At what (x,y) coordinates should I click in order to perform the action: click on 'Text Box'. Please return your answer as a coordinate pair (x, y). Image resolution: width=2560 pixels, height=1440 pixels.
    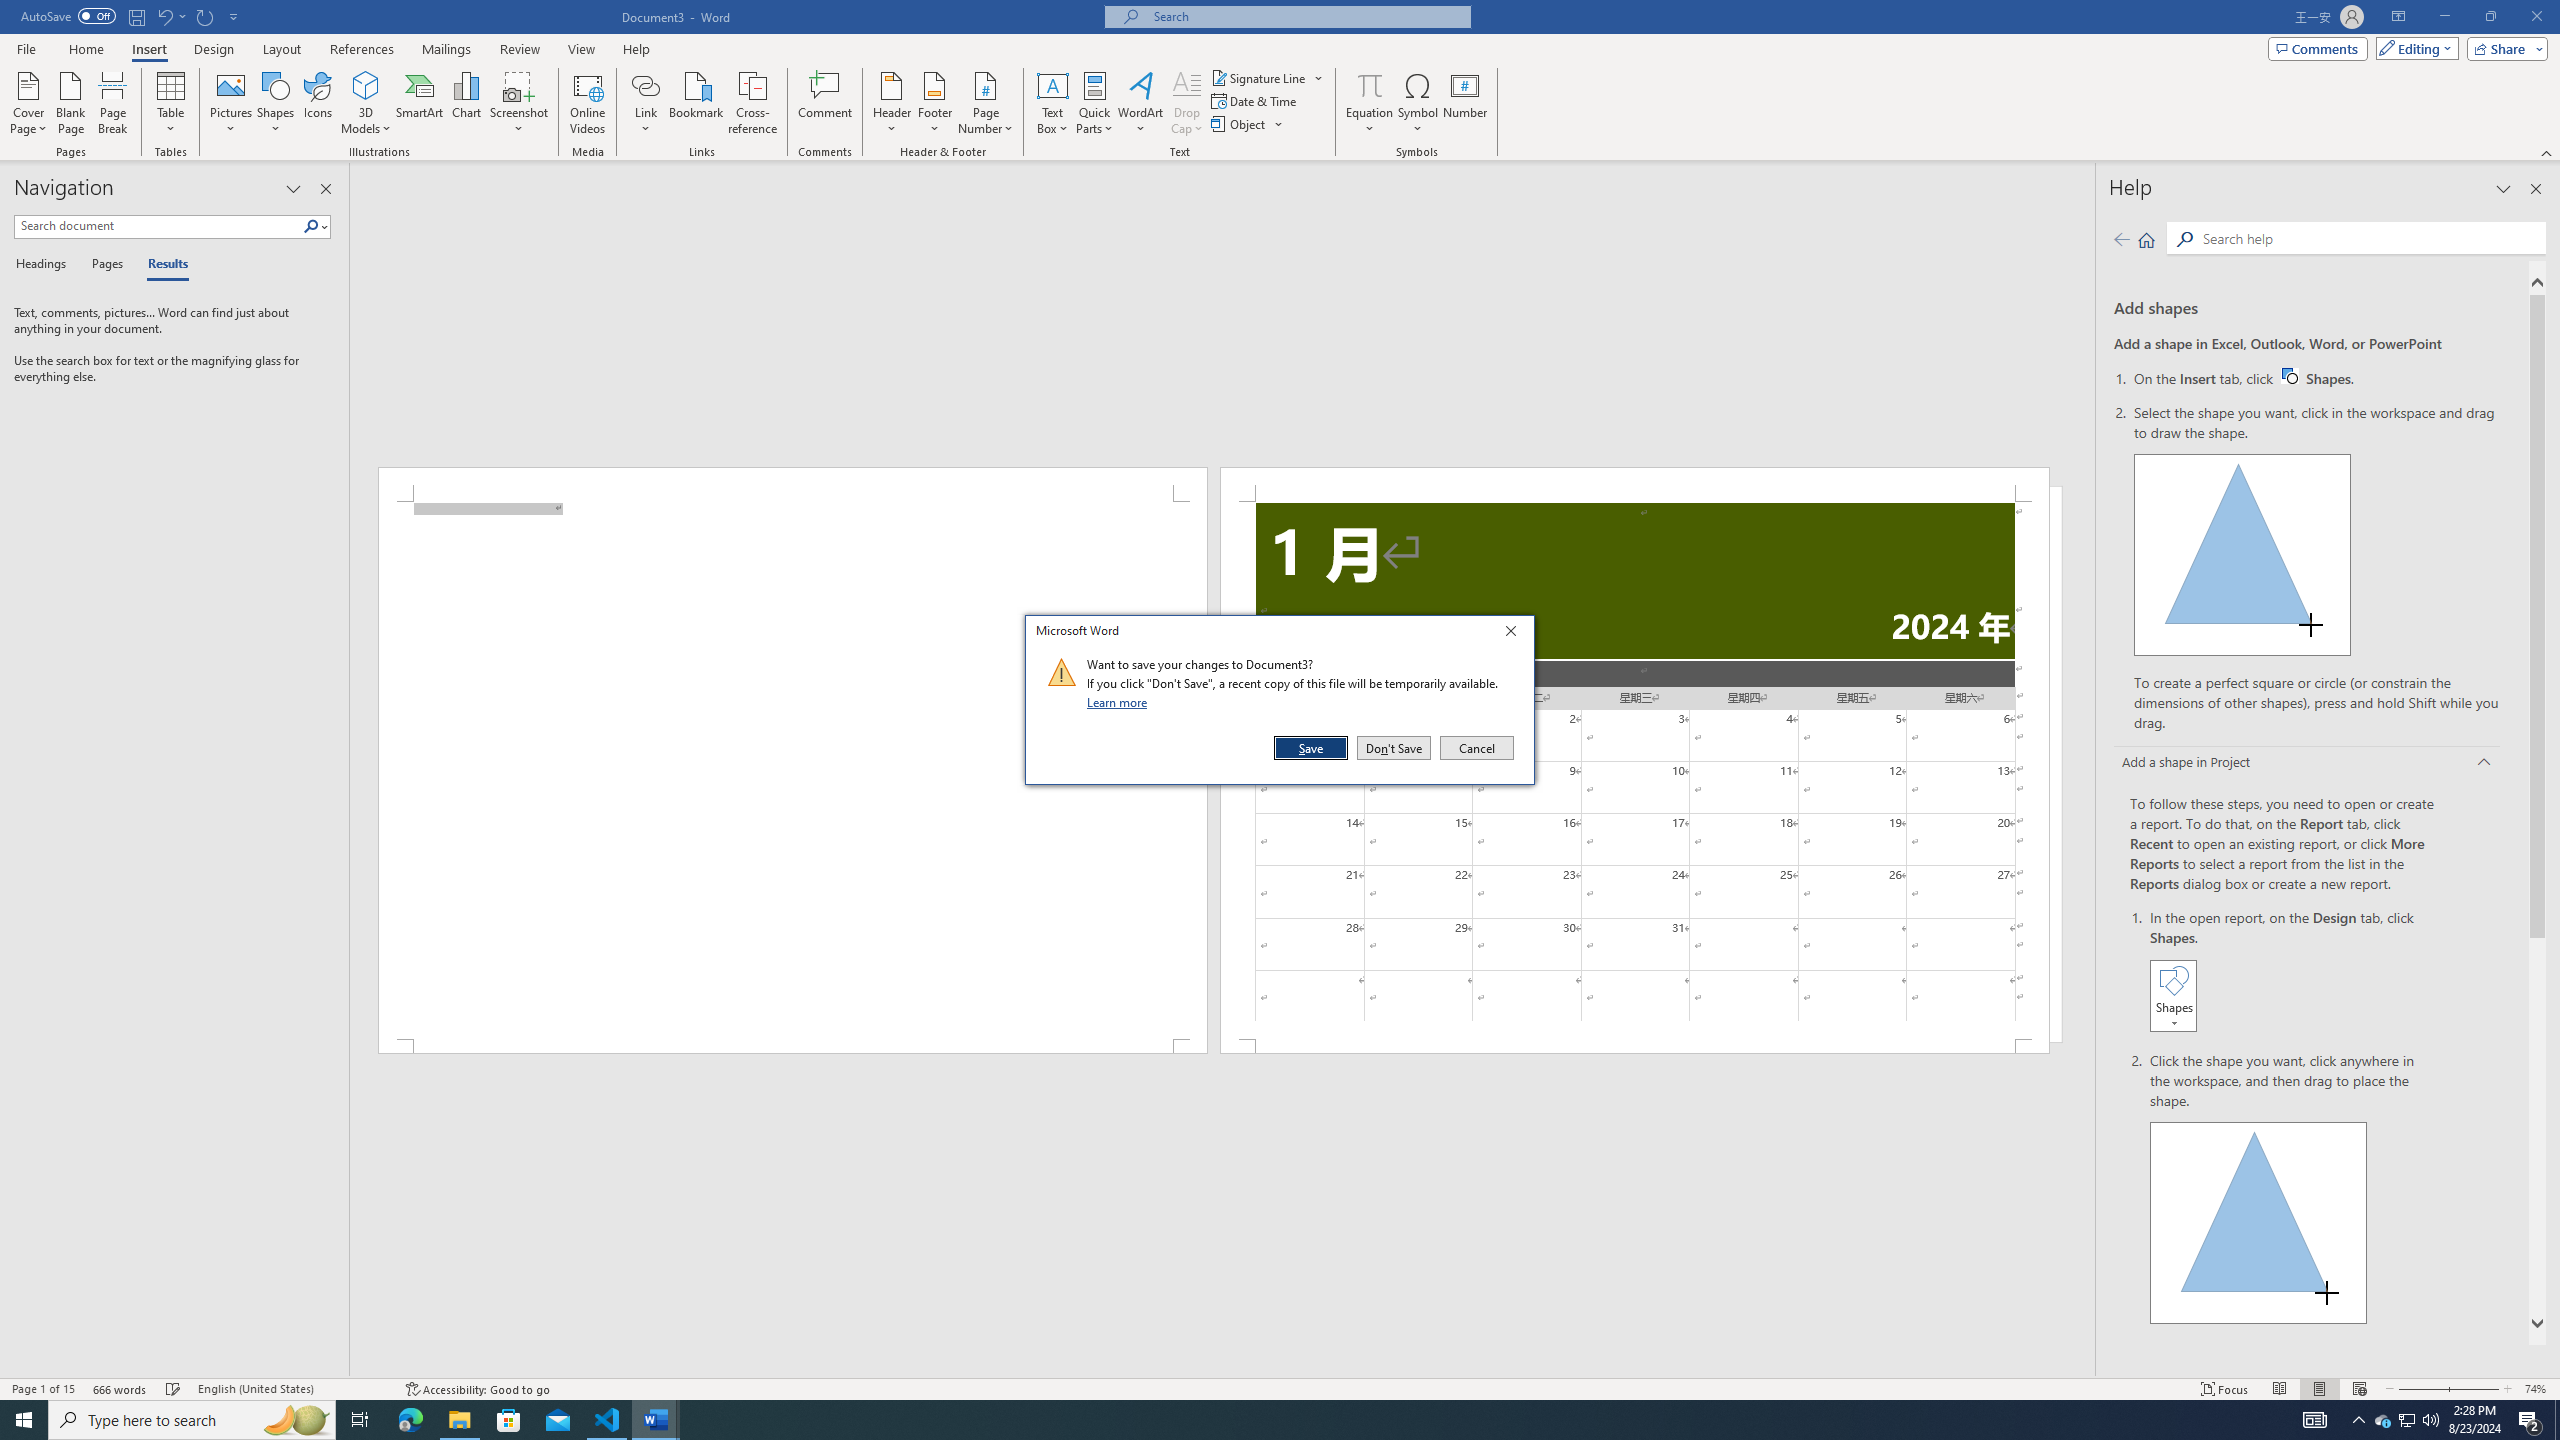
    Looking at the image, I should click on (1052, 103).